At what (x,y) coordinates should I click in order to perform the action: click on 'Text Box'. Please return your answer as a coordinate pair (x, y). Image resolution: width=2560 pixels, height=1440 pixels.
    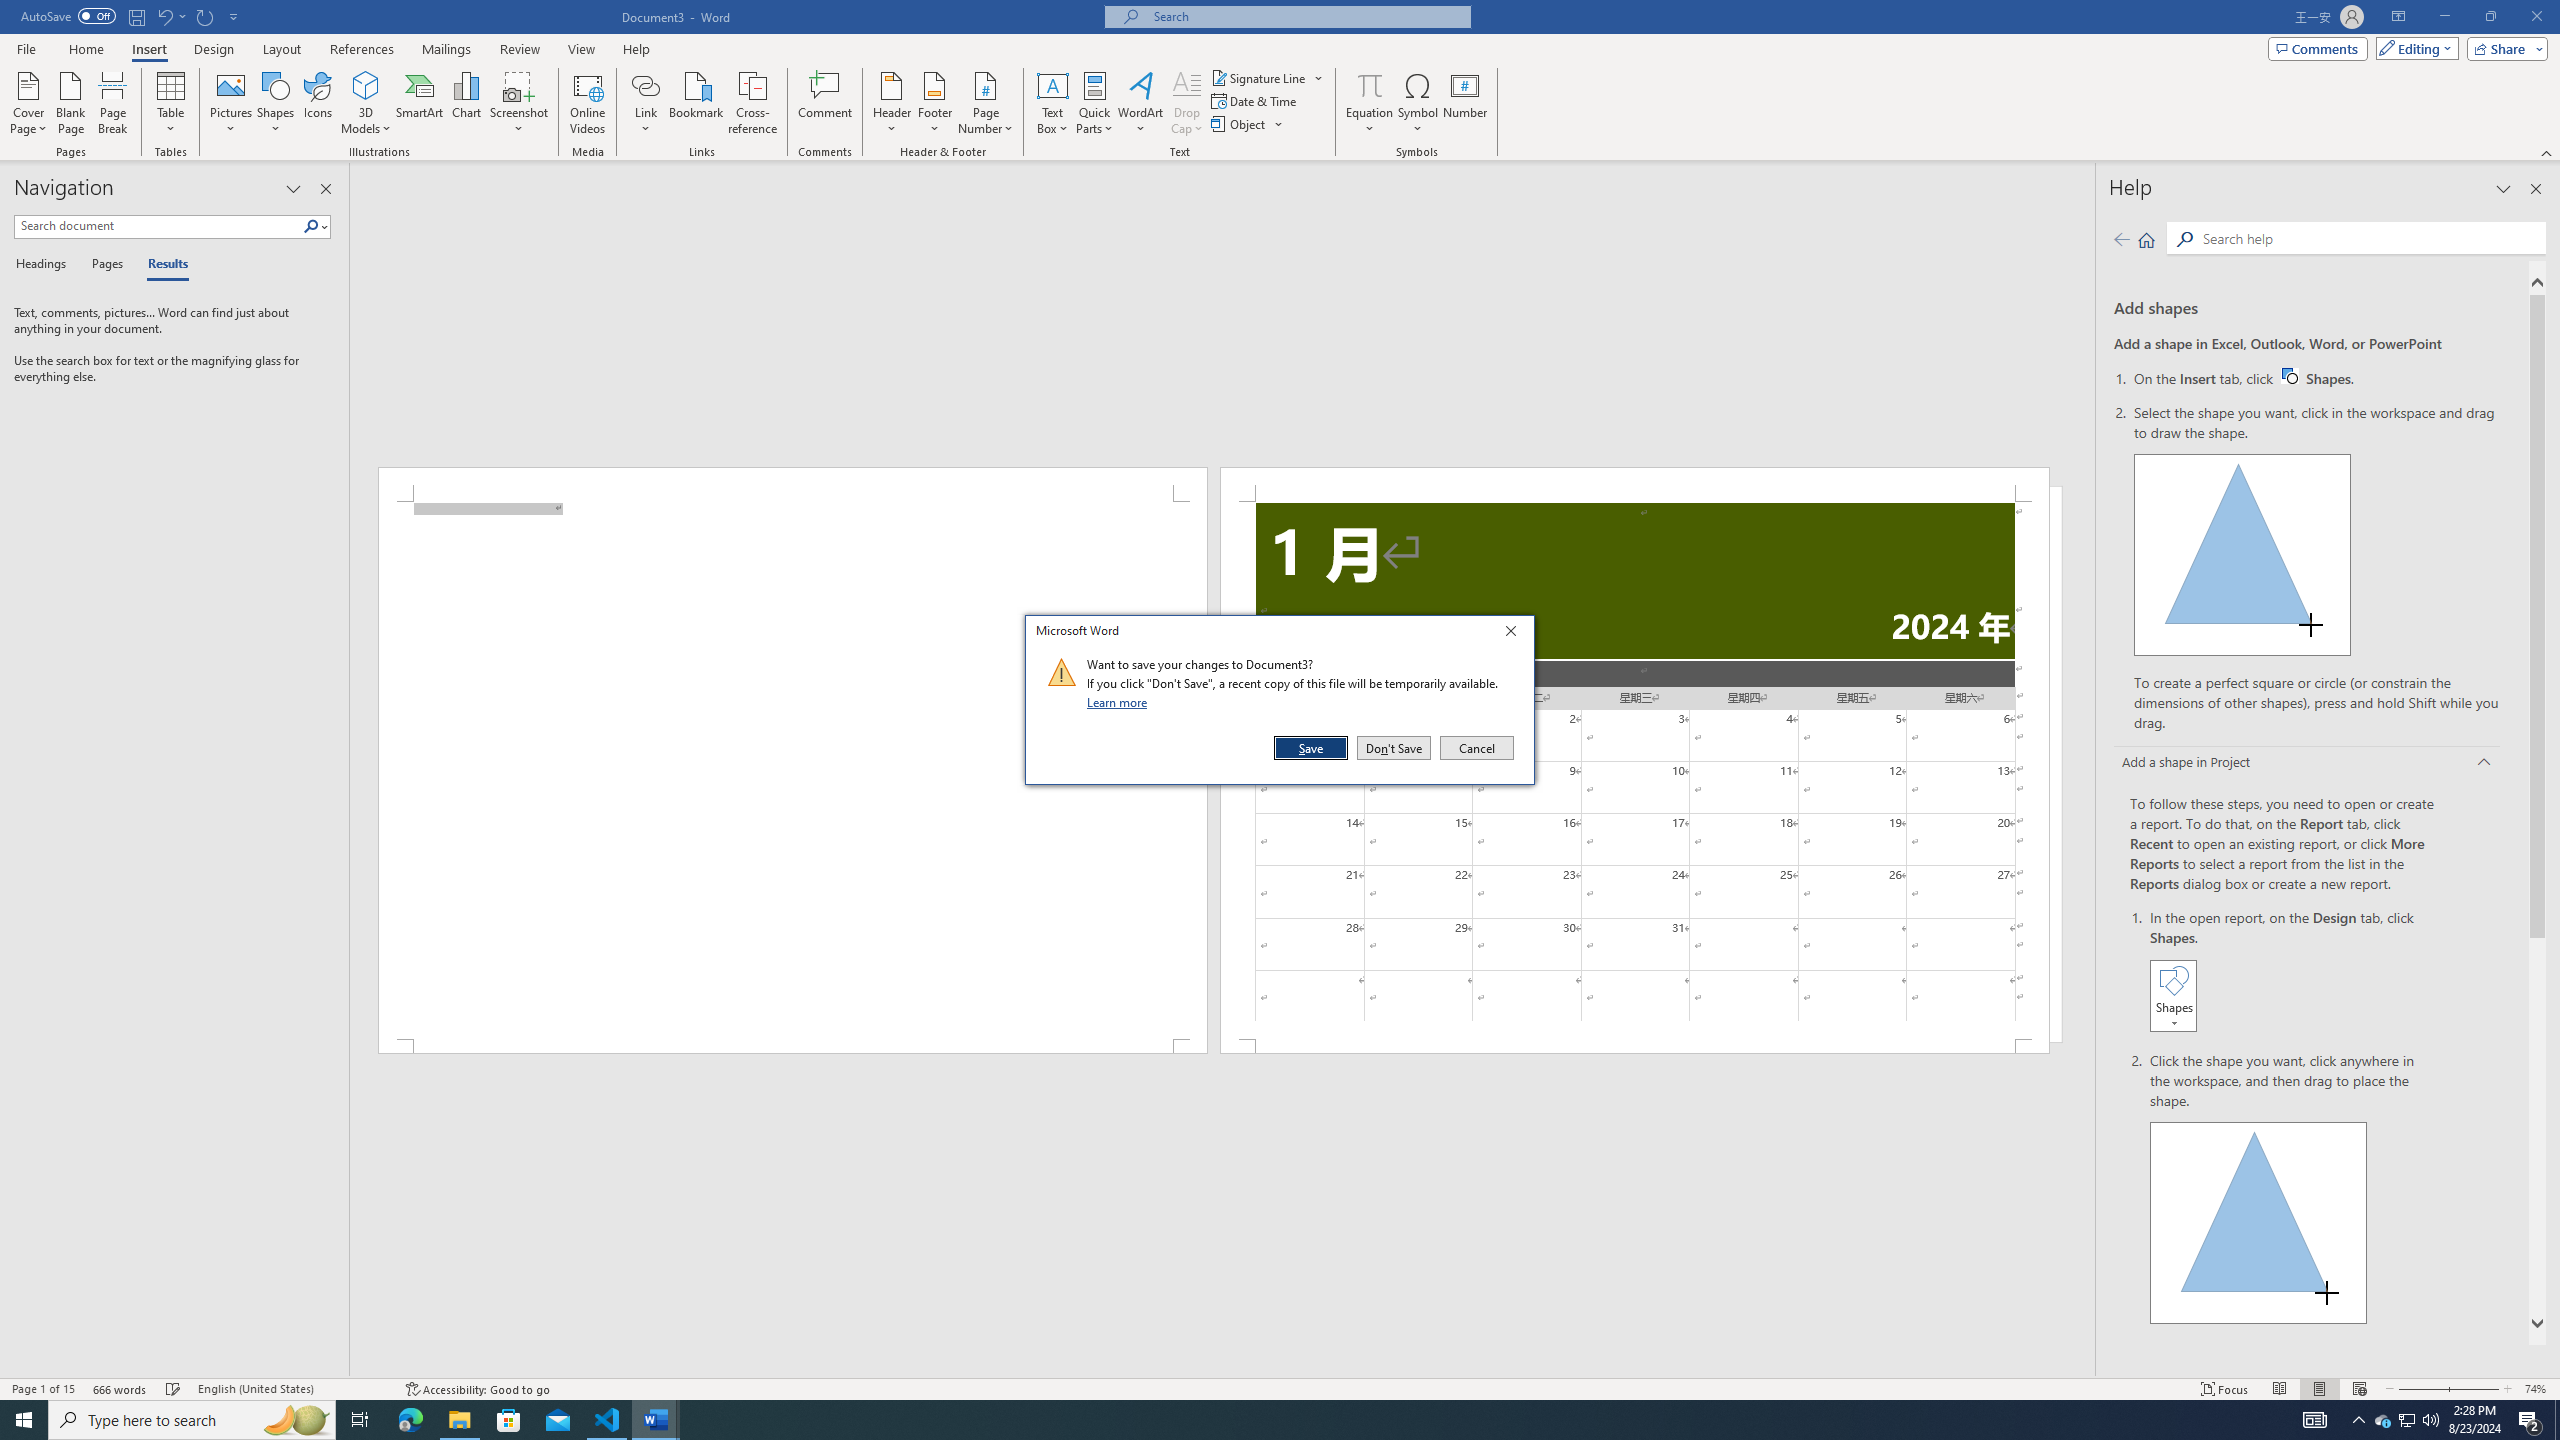
    Looking at the image, I should click on (1052, 103).